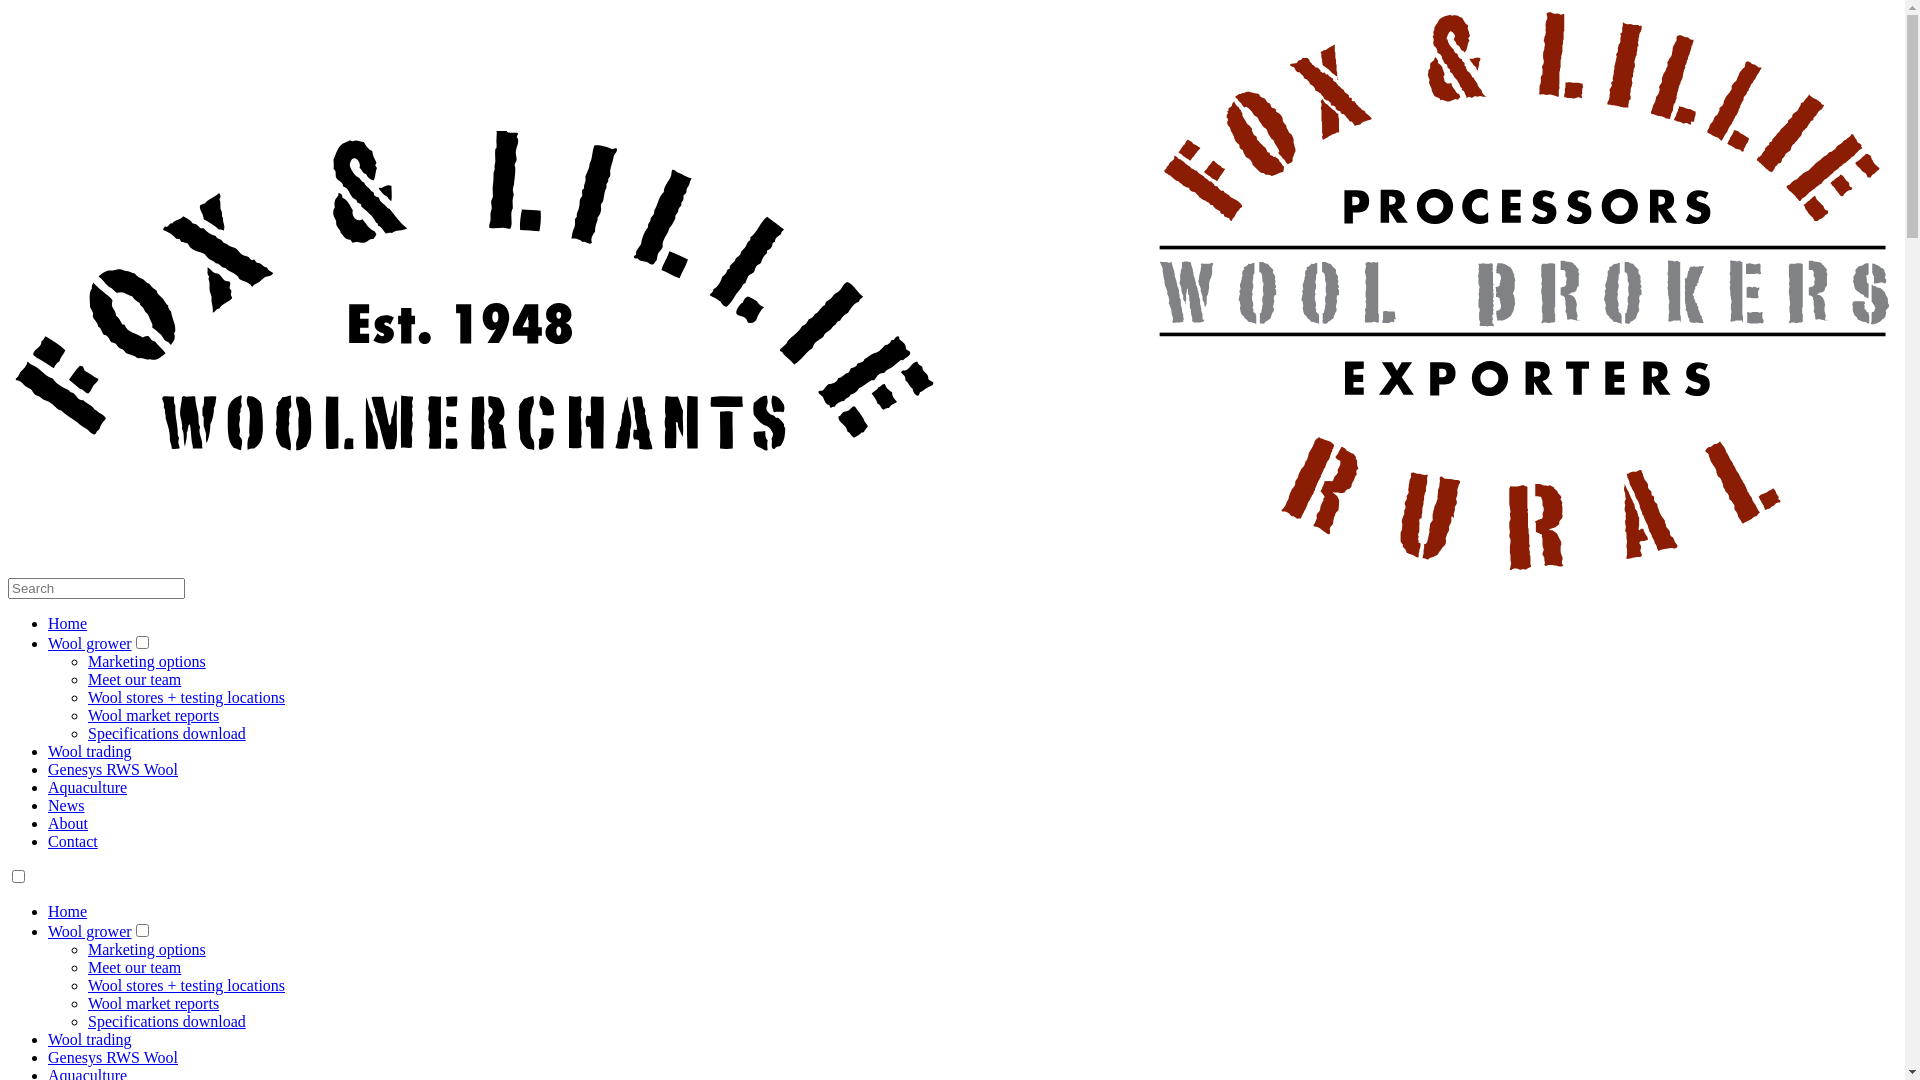 The height and width of the screenshot is (1080, 1920). What do you see at coordinates (186, 696) in the screenshot?
I see `'Wool stores + testing locations'` at bounding box center [186, 696].